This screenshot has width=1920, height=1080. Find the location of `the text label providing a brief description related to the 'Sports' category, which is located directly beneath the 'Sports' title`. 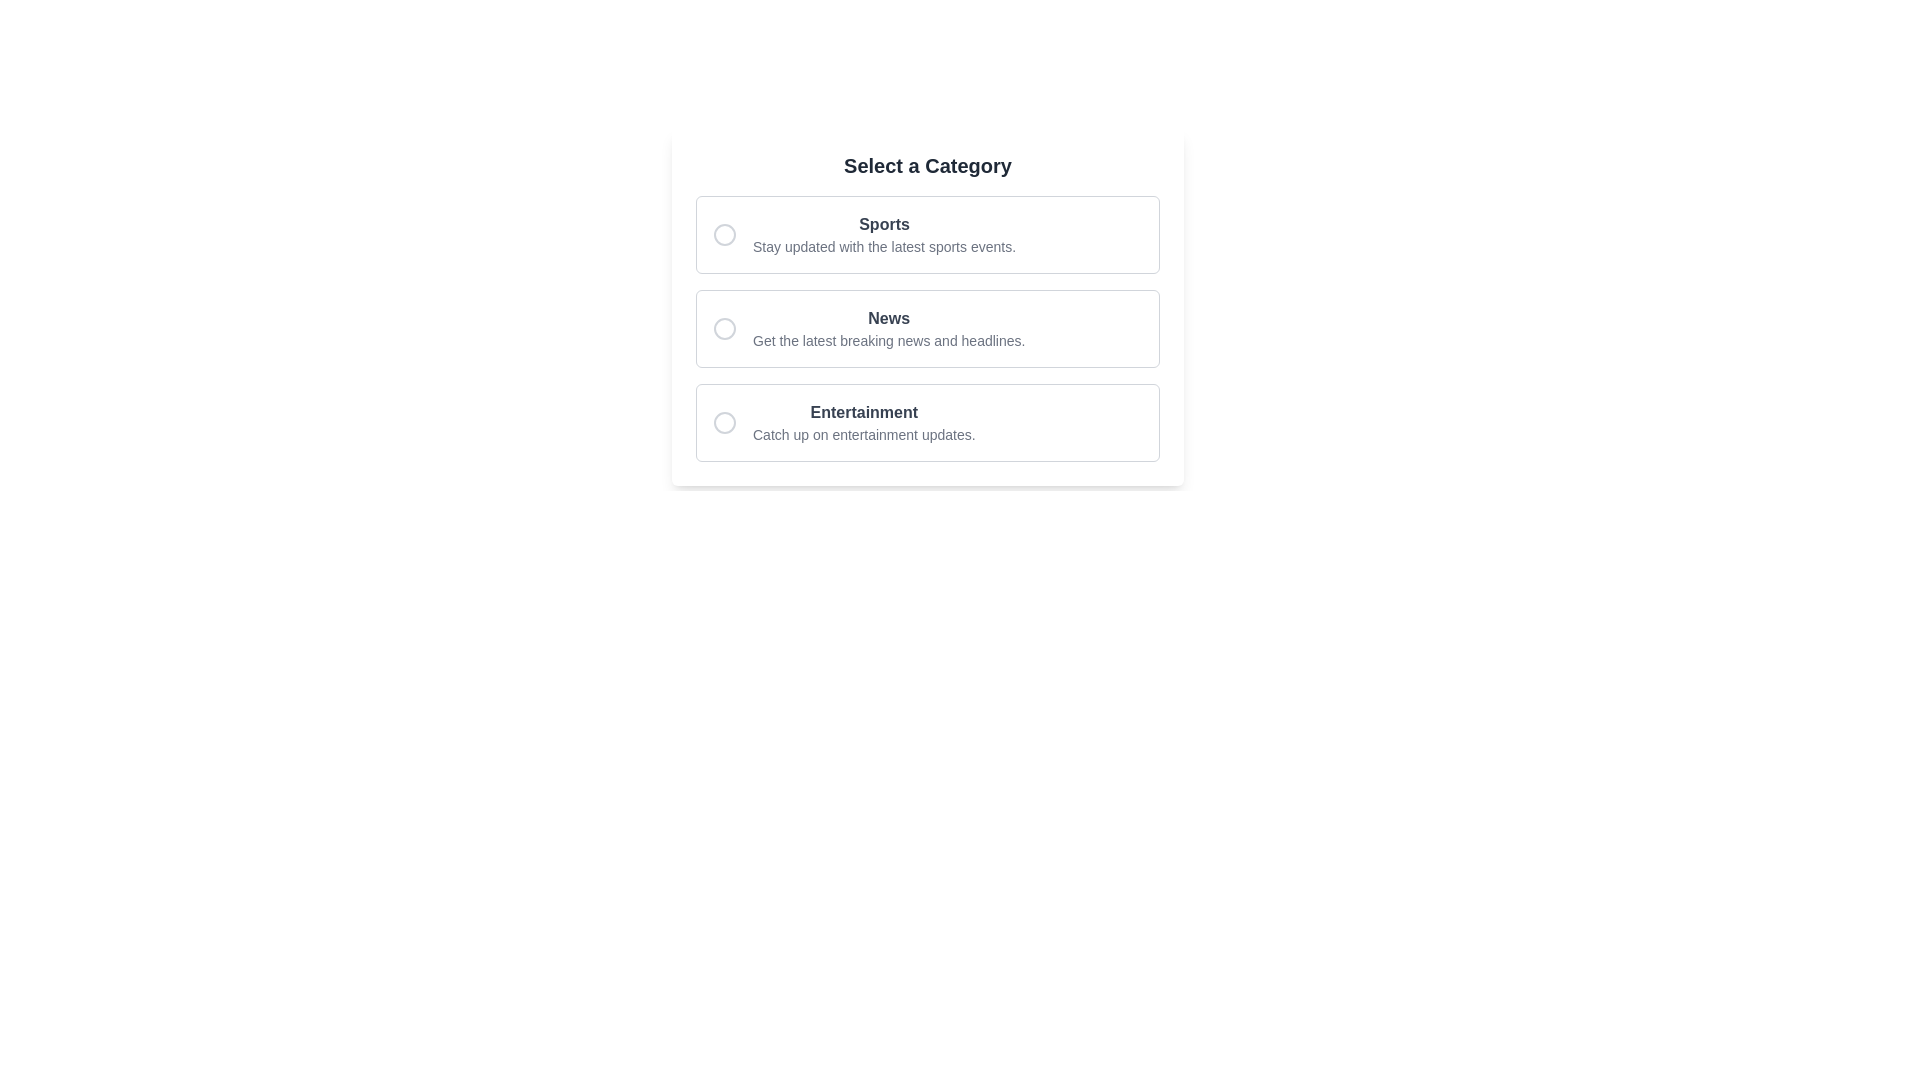

the text label providing a brief description related to the 'Sports' category, which is located directly beneath the 'Sports' title is located at coordinates (883, 245).